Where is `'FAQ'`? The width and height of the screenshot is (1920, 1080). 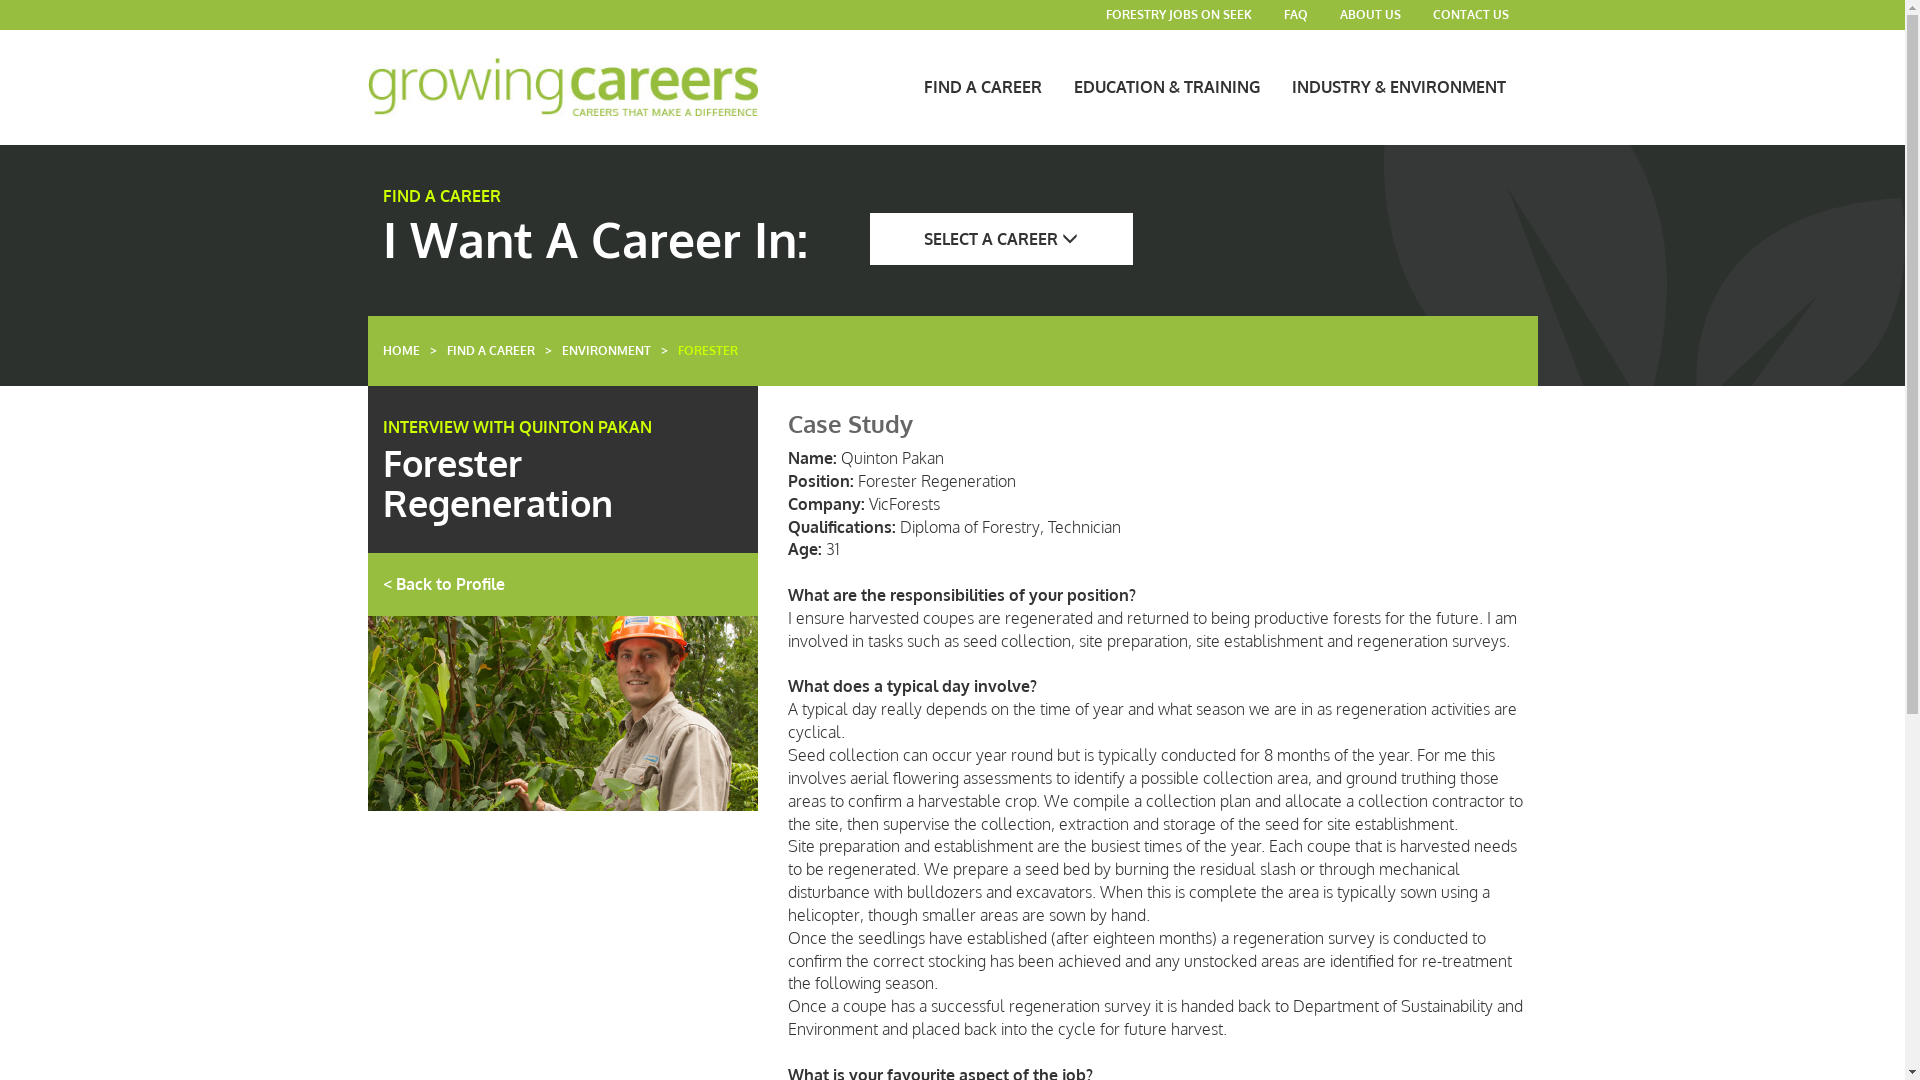 'FAQ' is located at coordinates (1296, 14).